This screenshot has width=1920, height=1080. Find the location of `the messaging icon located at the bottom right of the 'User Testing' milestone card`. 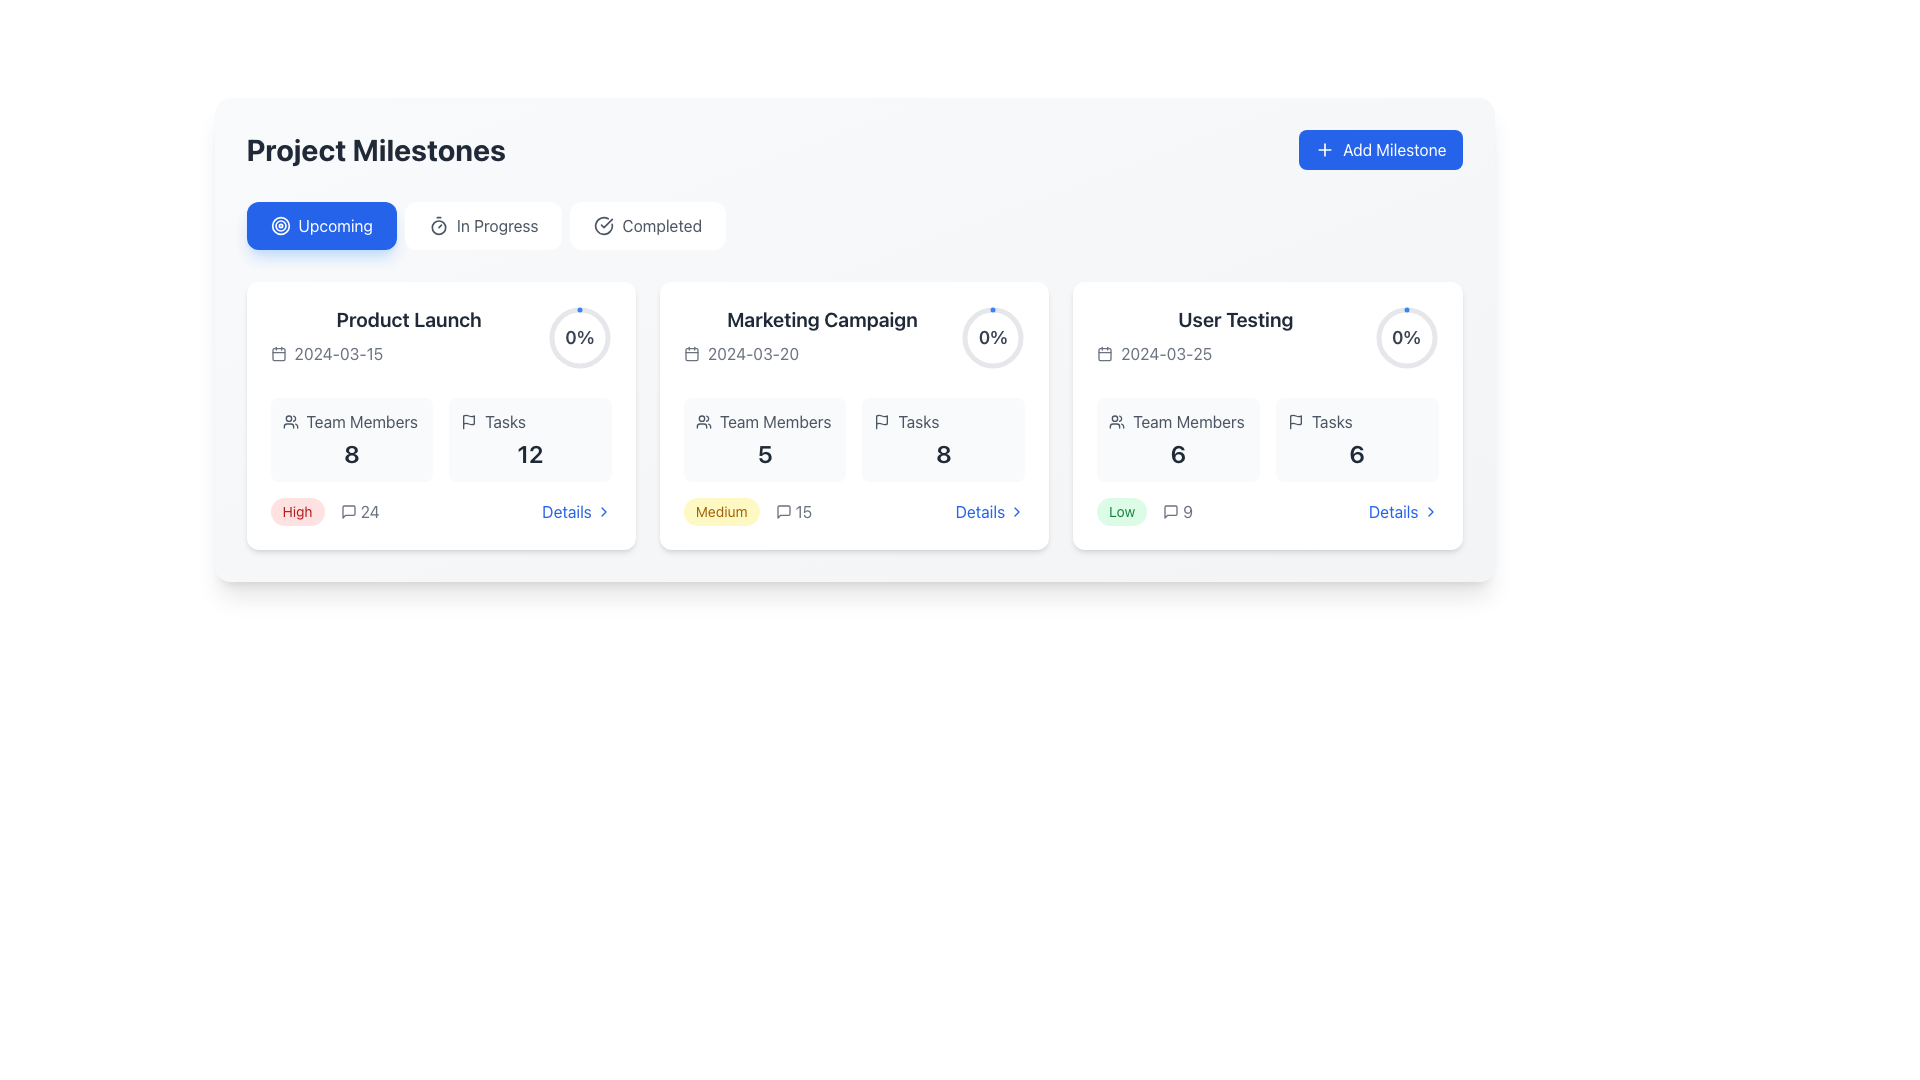

the messaging icon located at the bottom right of the 'User Testing' milestone card is located at coordinates (1171, 511).